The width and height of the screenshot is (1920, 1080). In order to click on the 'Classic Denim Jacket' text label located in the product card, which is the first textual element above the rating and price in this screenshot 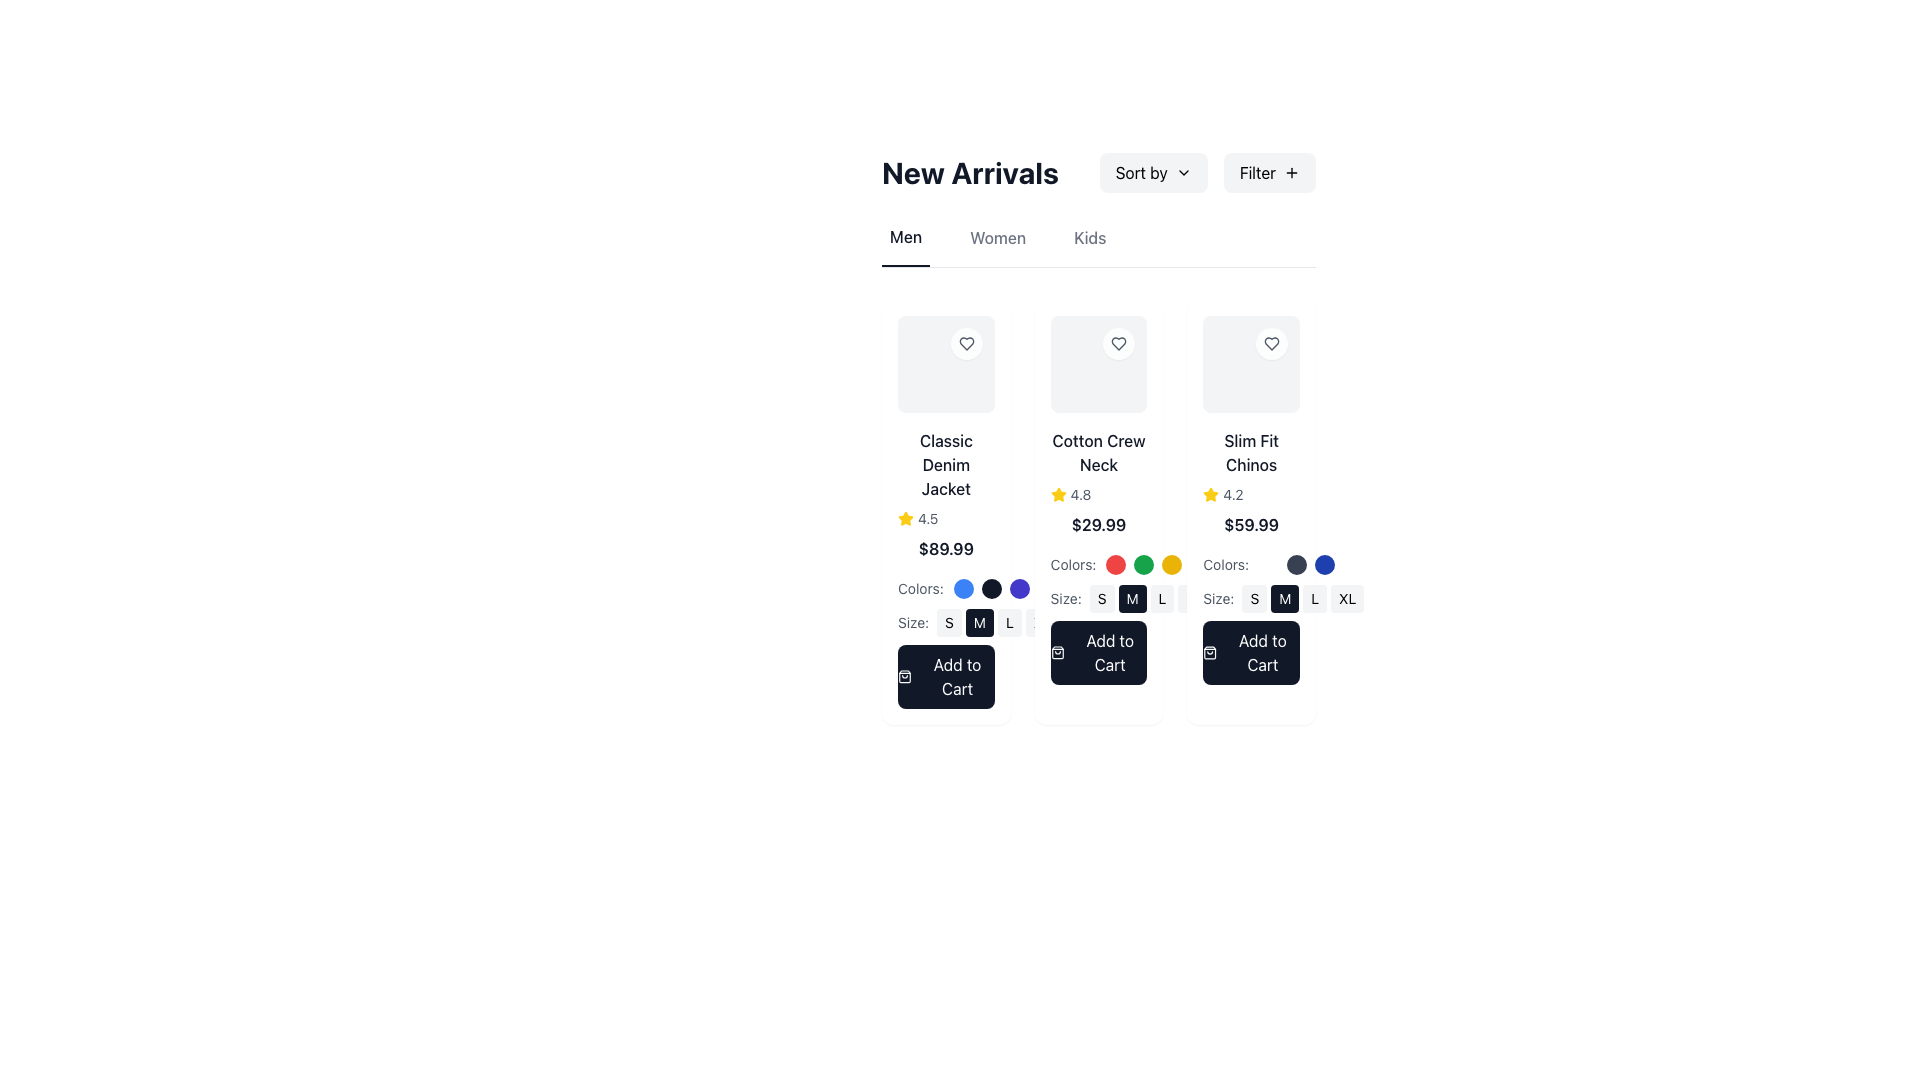, I will do `click(945, 464)`.